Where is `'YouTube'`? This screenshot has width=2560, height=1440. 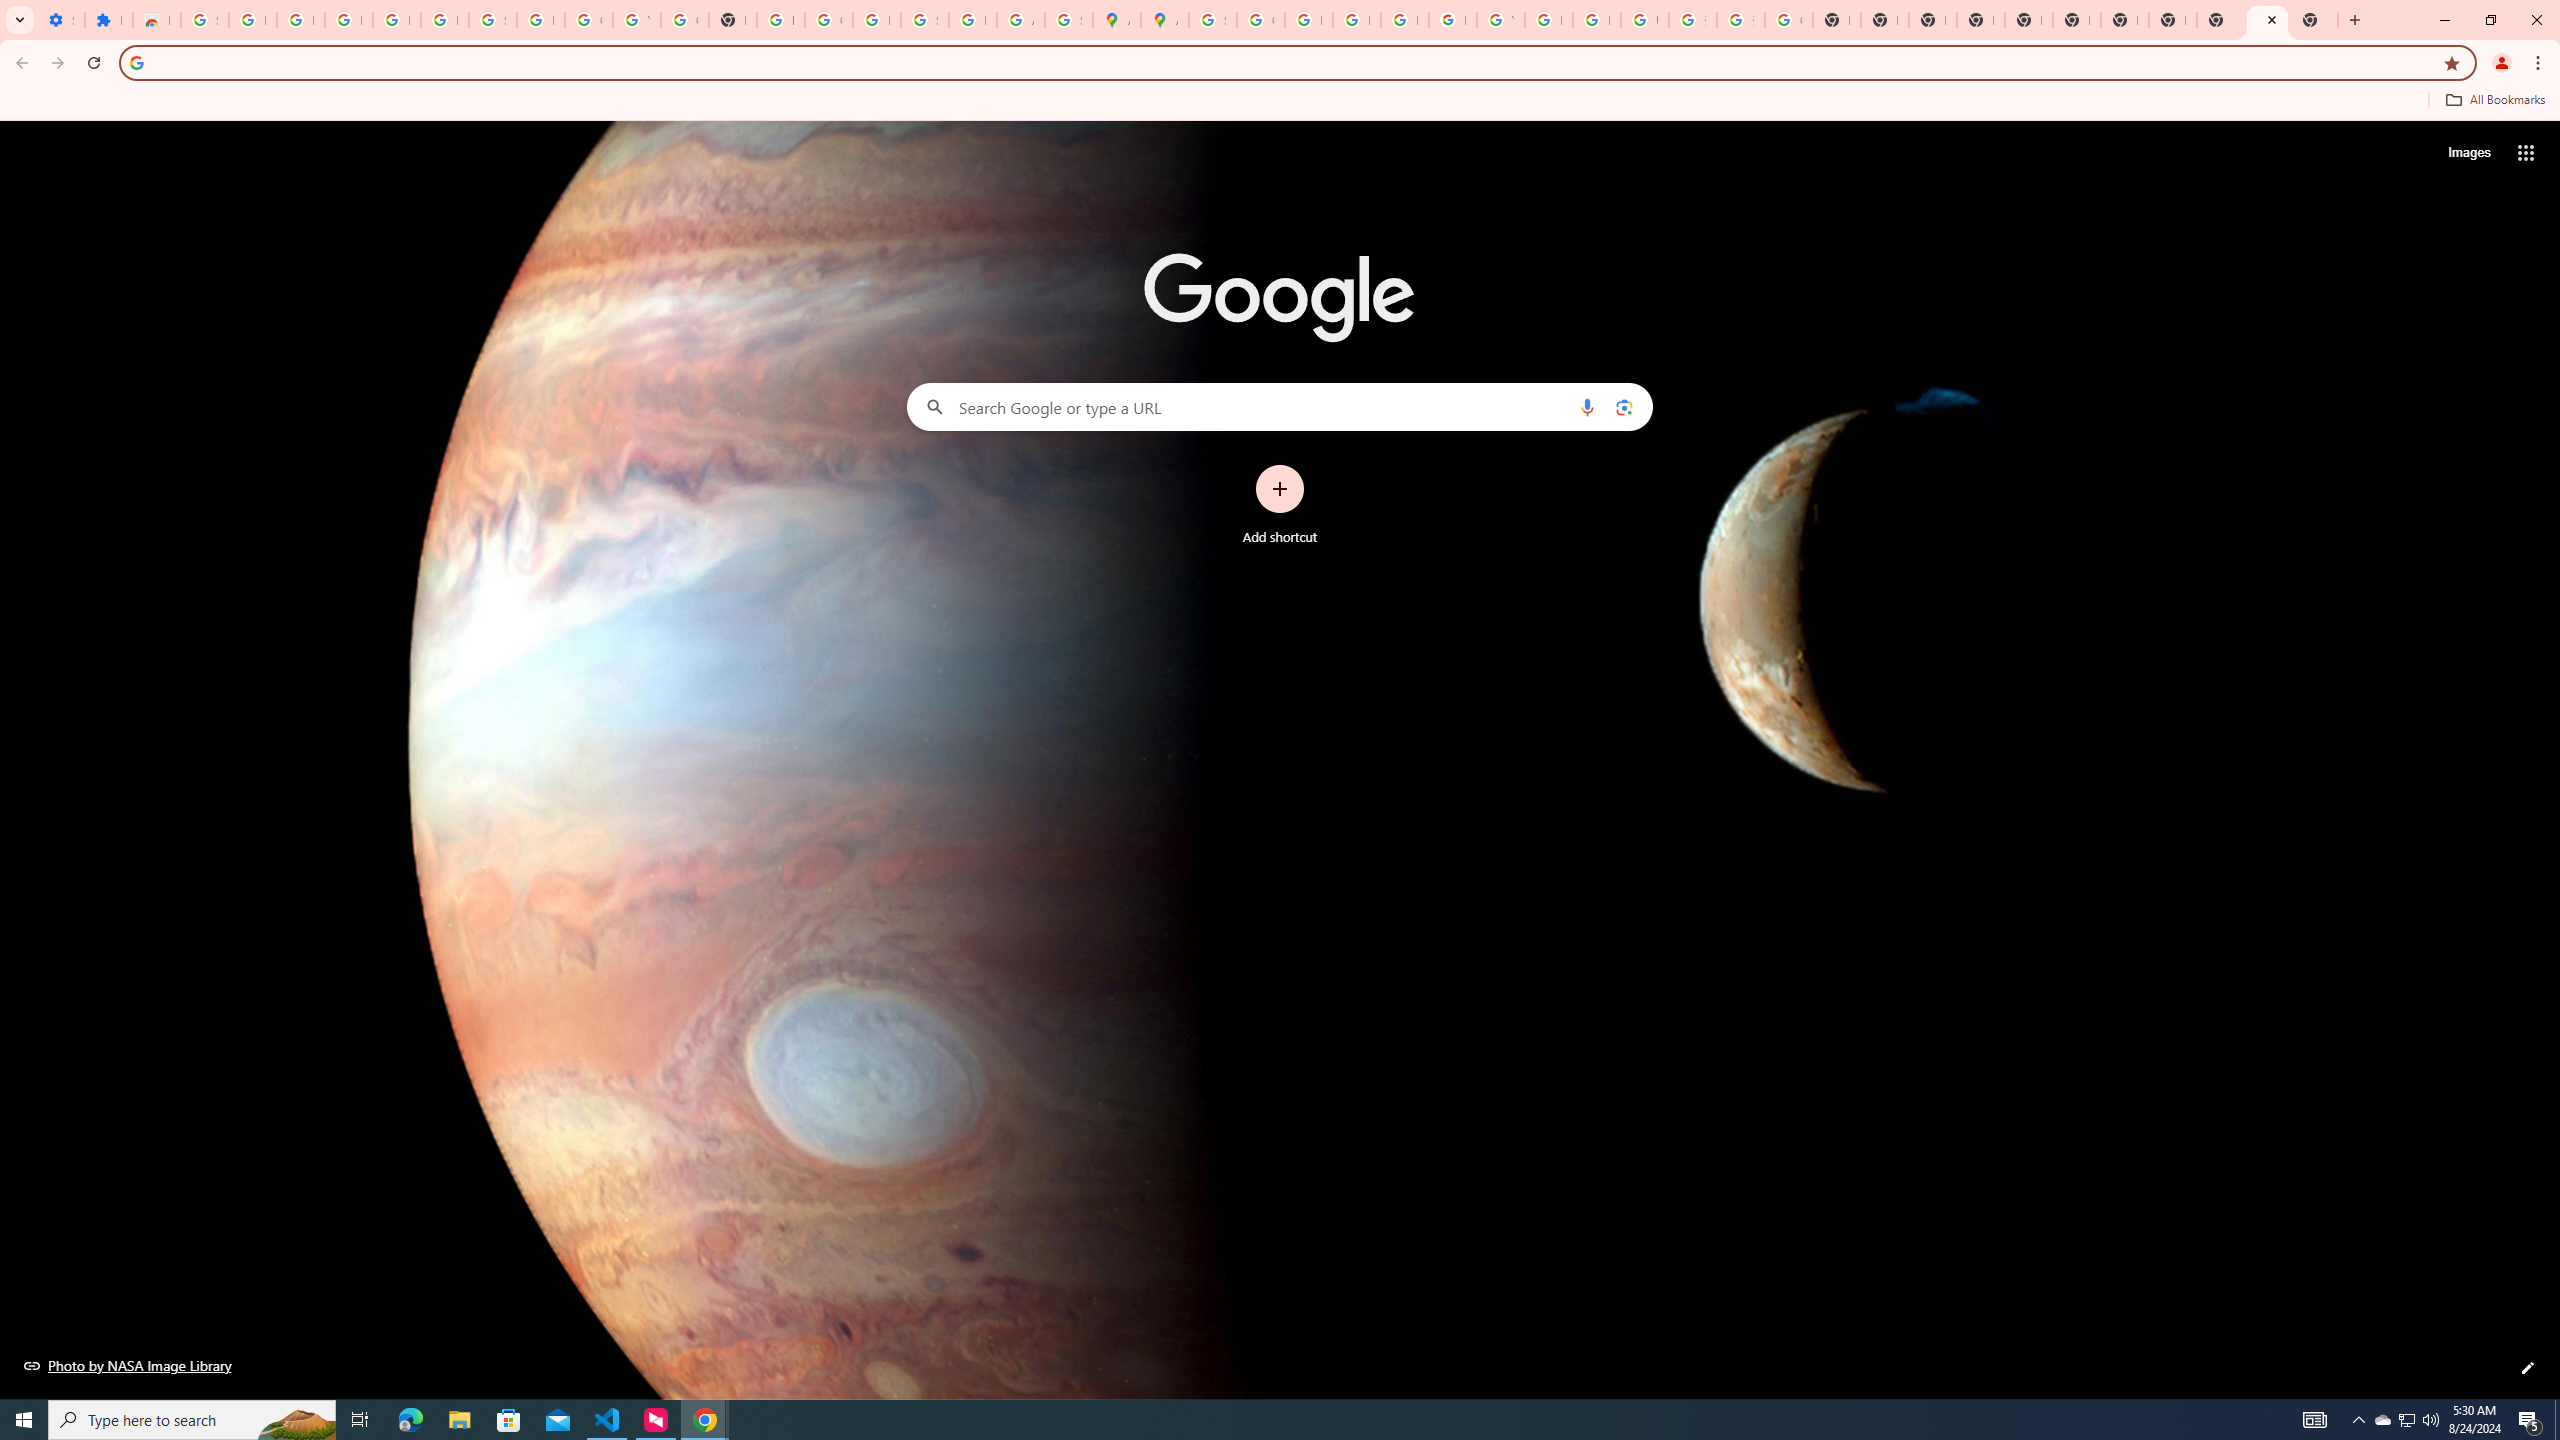 'YouTube' is located at coordinates (1500, 19).